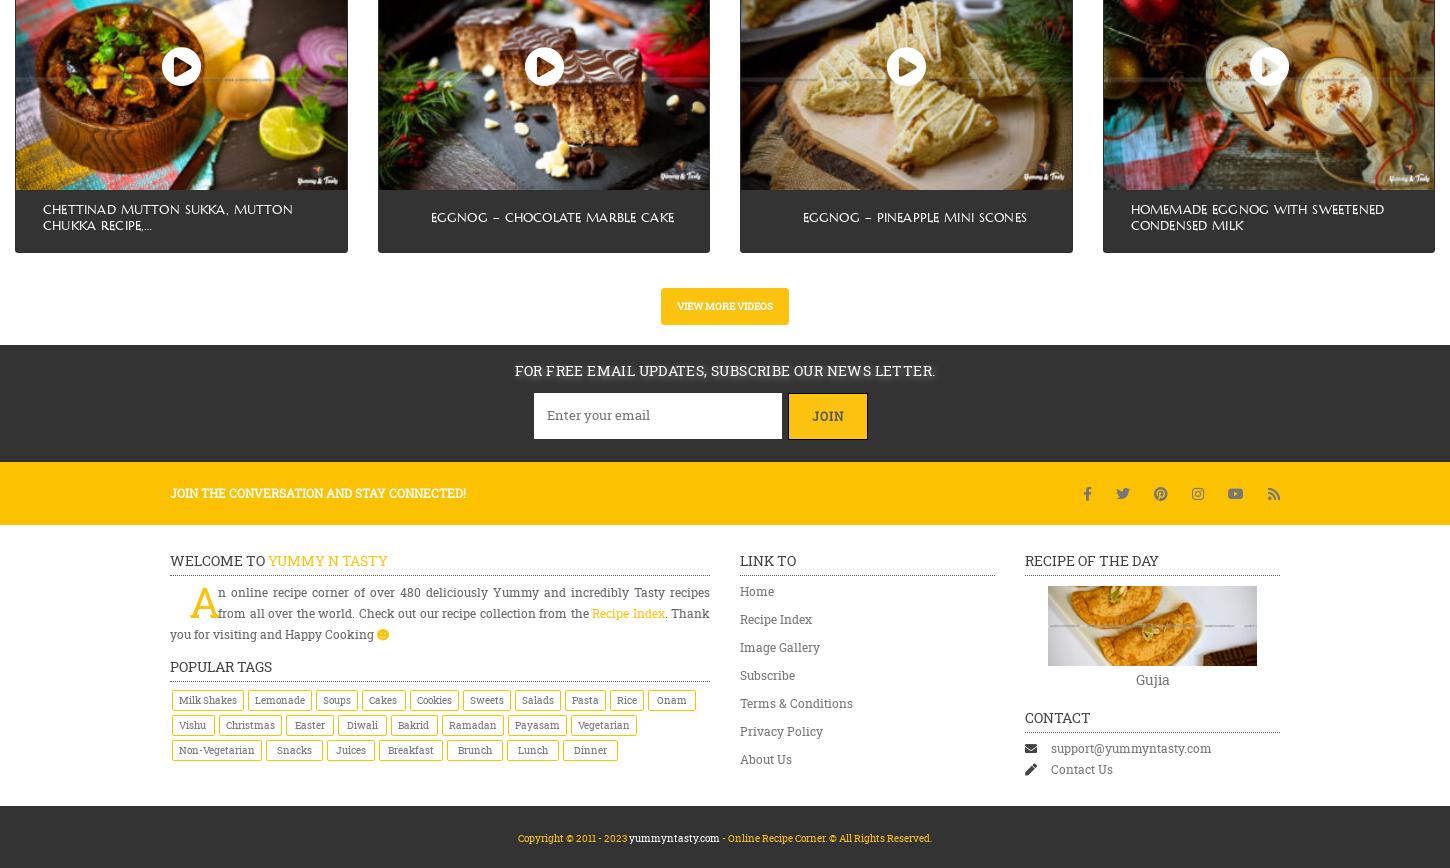 The height and width of the screenshot is (868, 1450). What do you see at coordinates (573, 837) in the screenshot?
I see `'Copyright © 2011 - 2023'` at bounding box center [573, 837].